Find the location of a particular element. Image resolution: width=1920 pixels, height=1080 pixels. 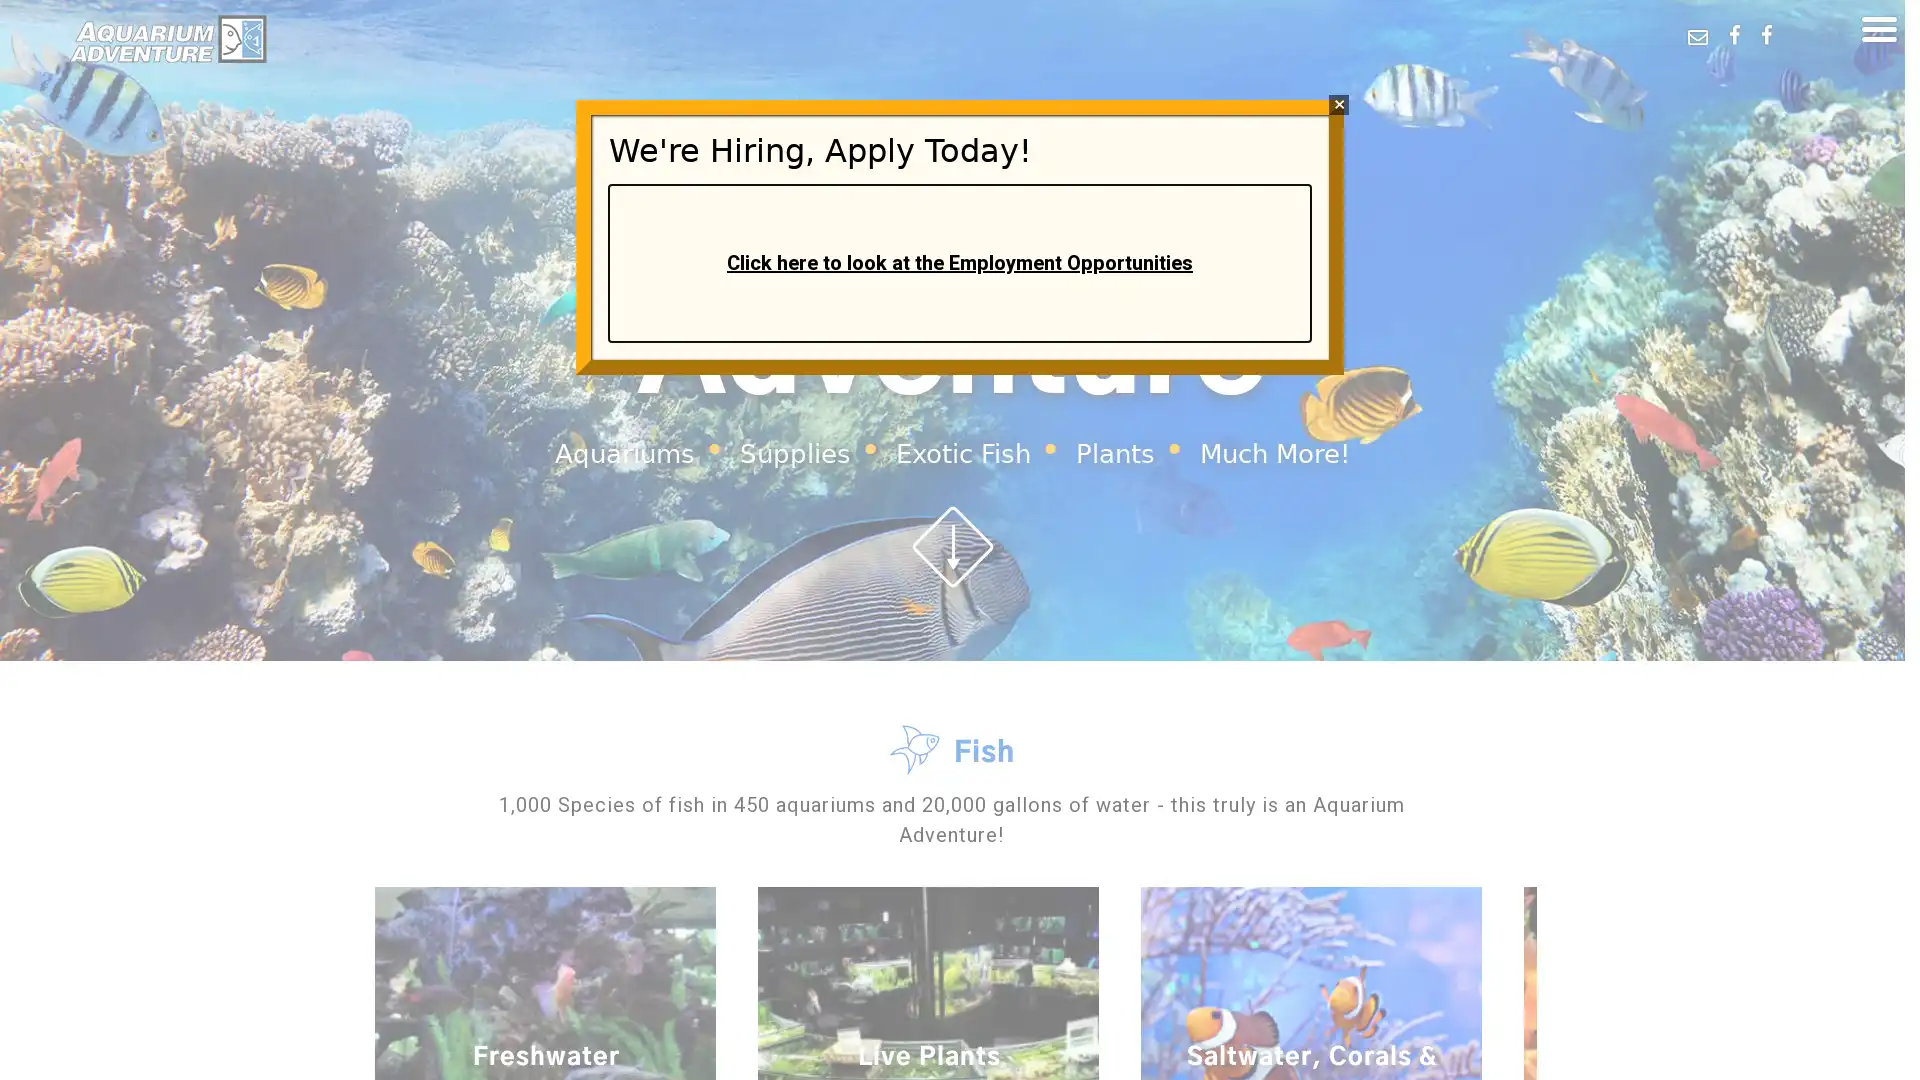

Close is located at coordinates (1339, 104).